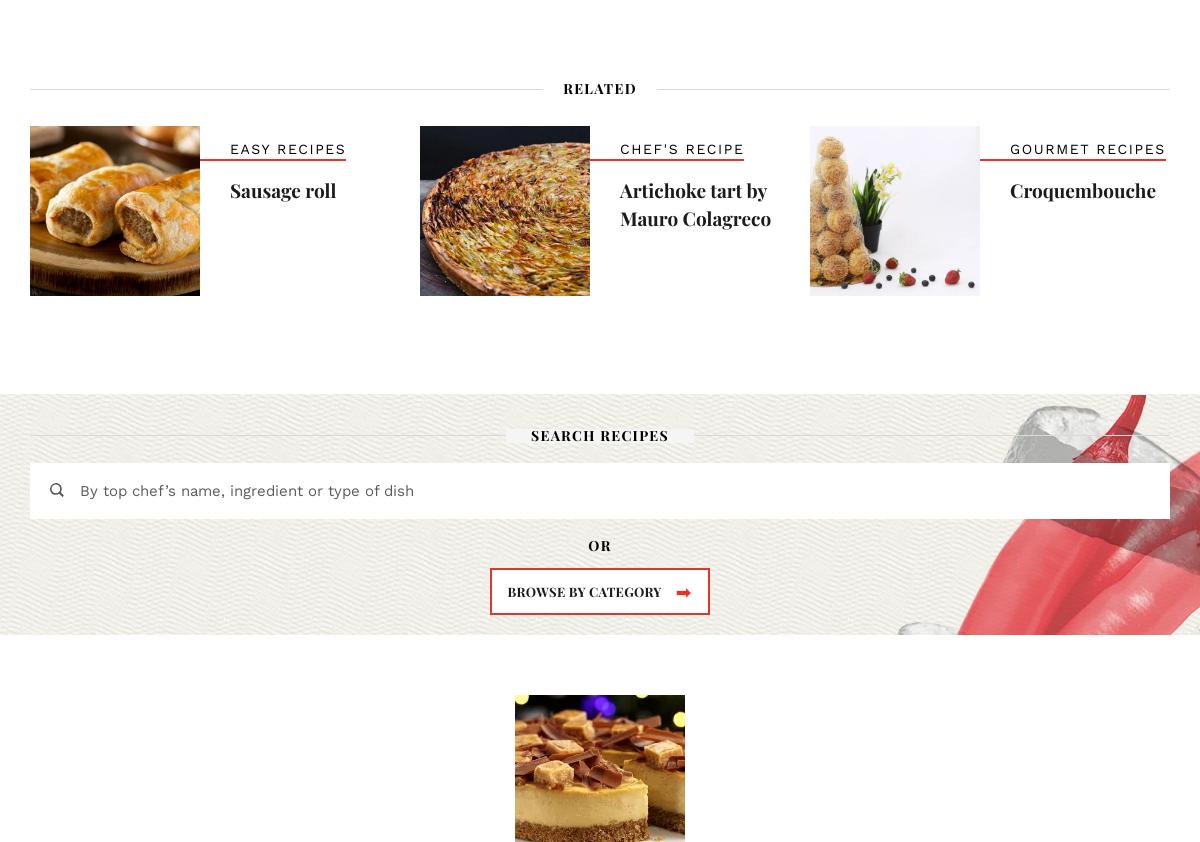  Describe the element at coordinates (600, 433) in the screenshot. I see `'Search Recipes'` at that location.